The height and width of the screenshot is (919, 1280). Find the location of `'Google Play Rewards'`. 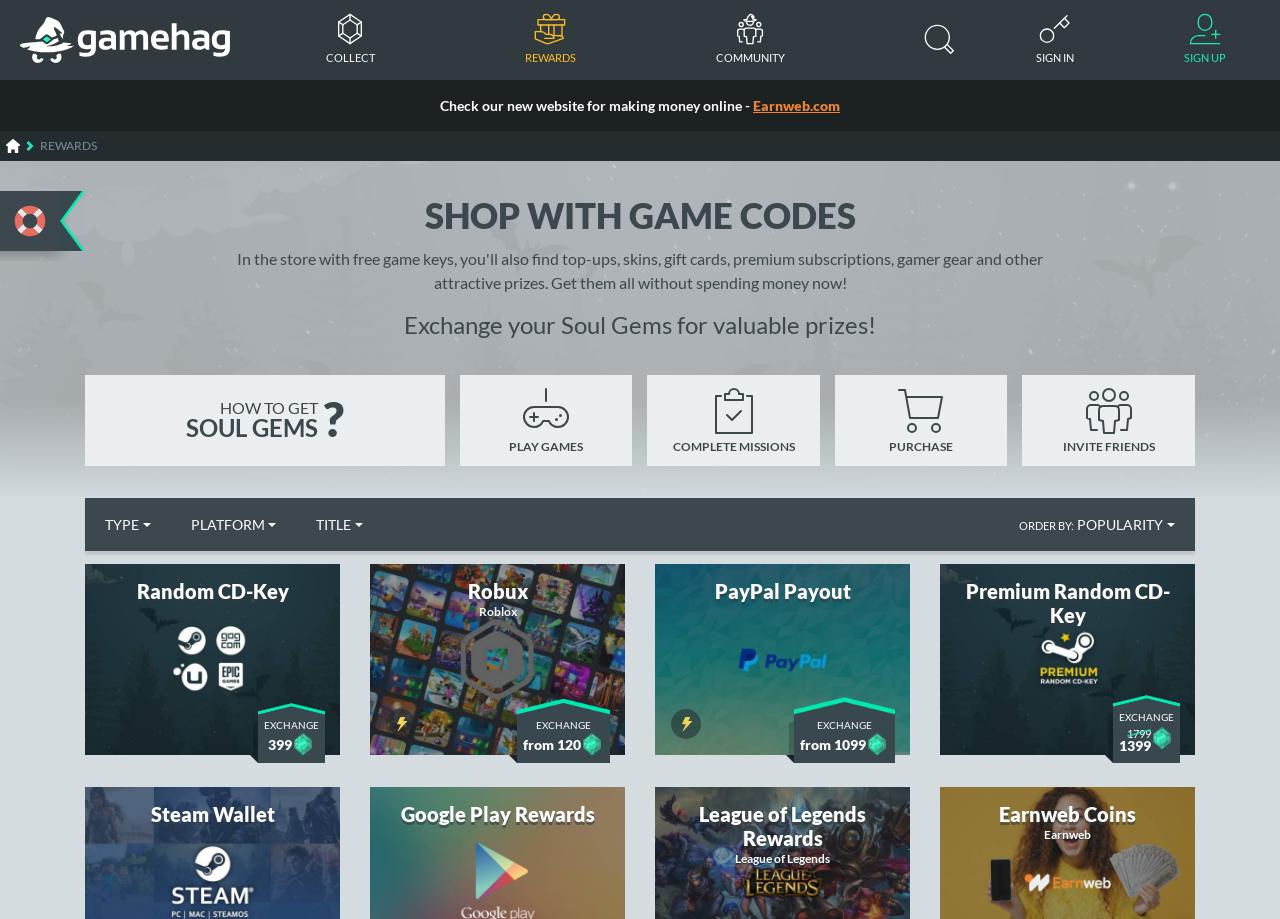

'Google Play Rewards' is located at coordinates (497, 813).